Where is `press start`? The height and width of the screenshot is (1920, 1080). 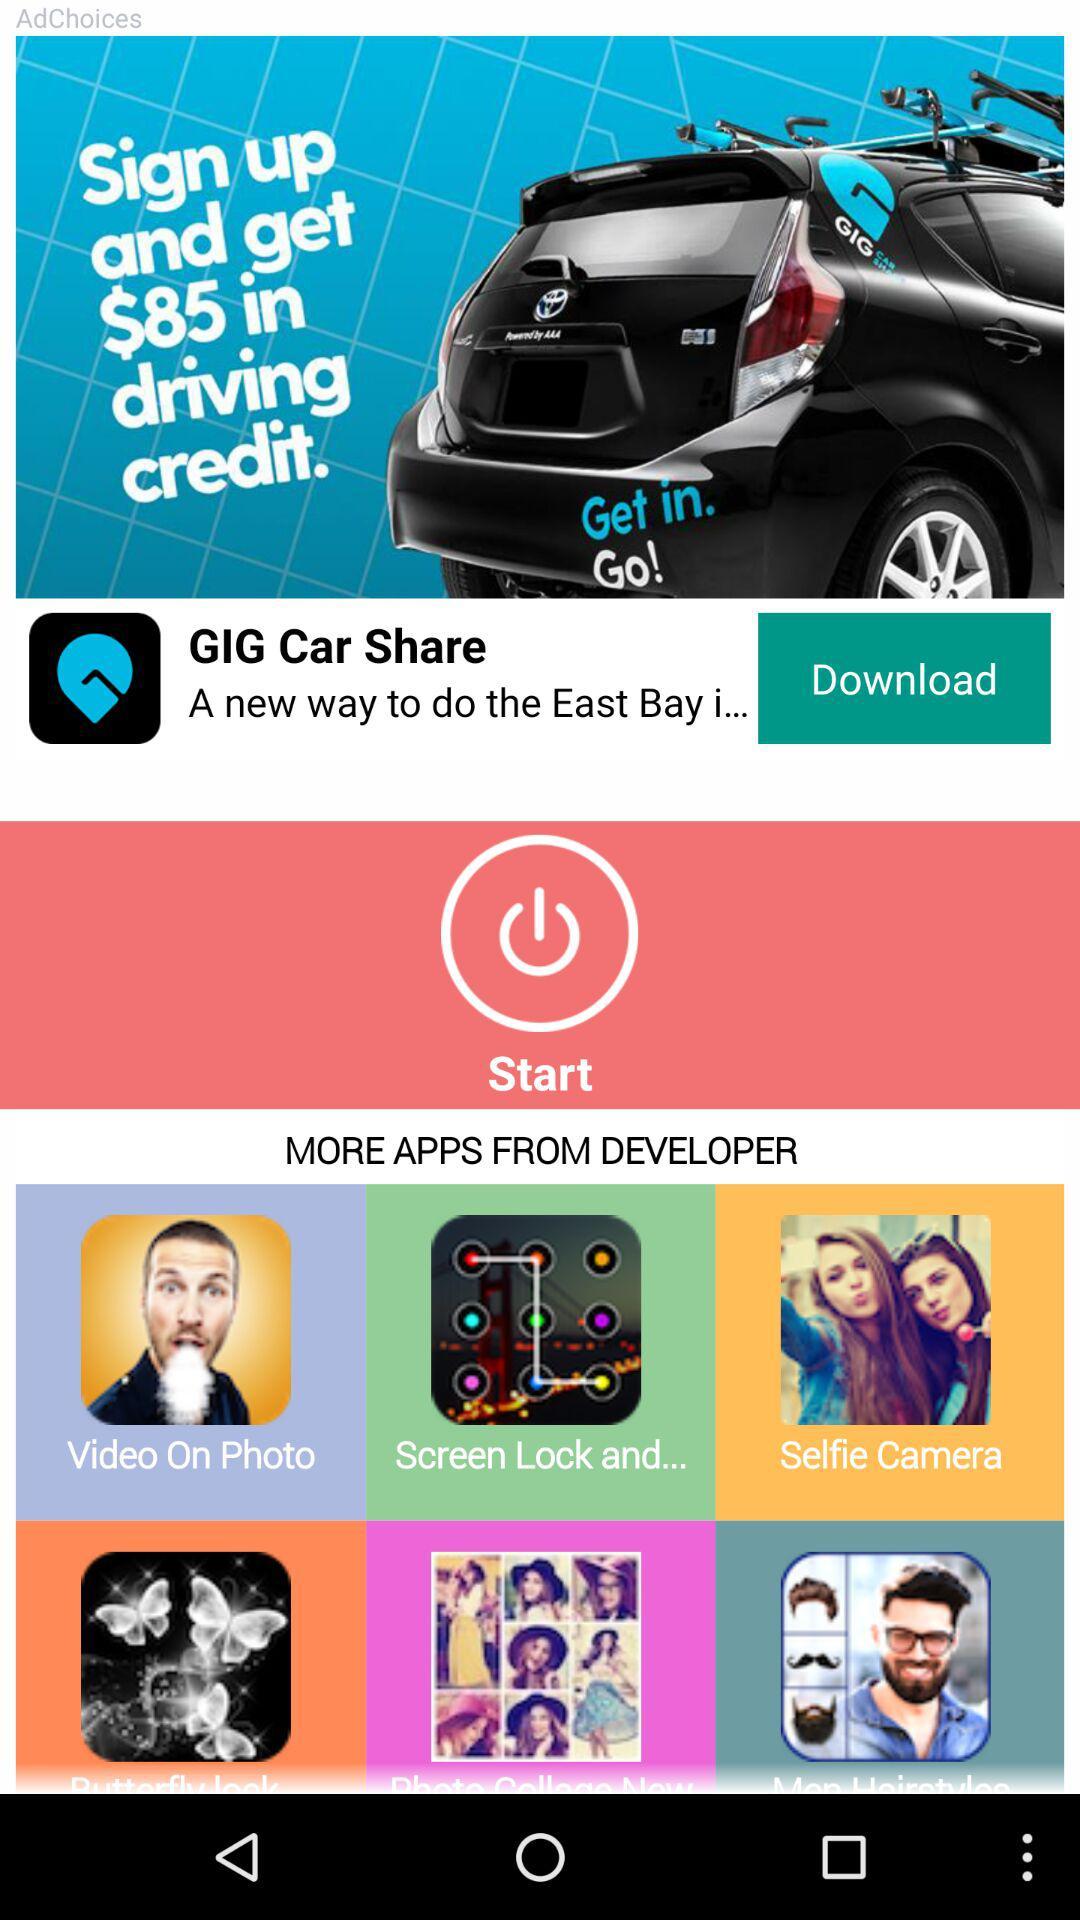
press start is located at coordinates (538, 932).